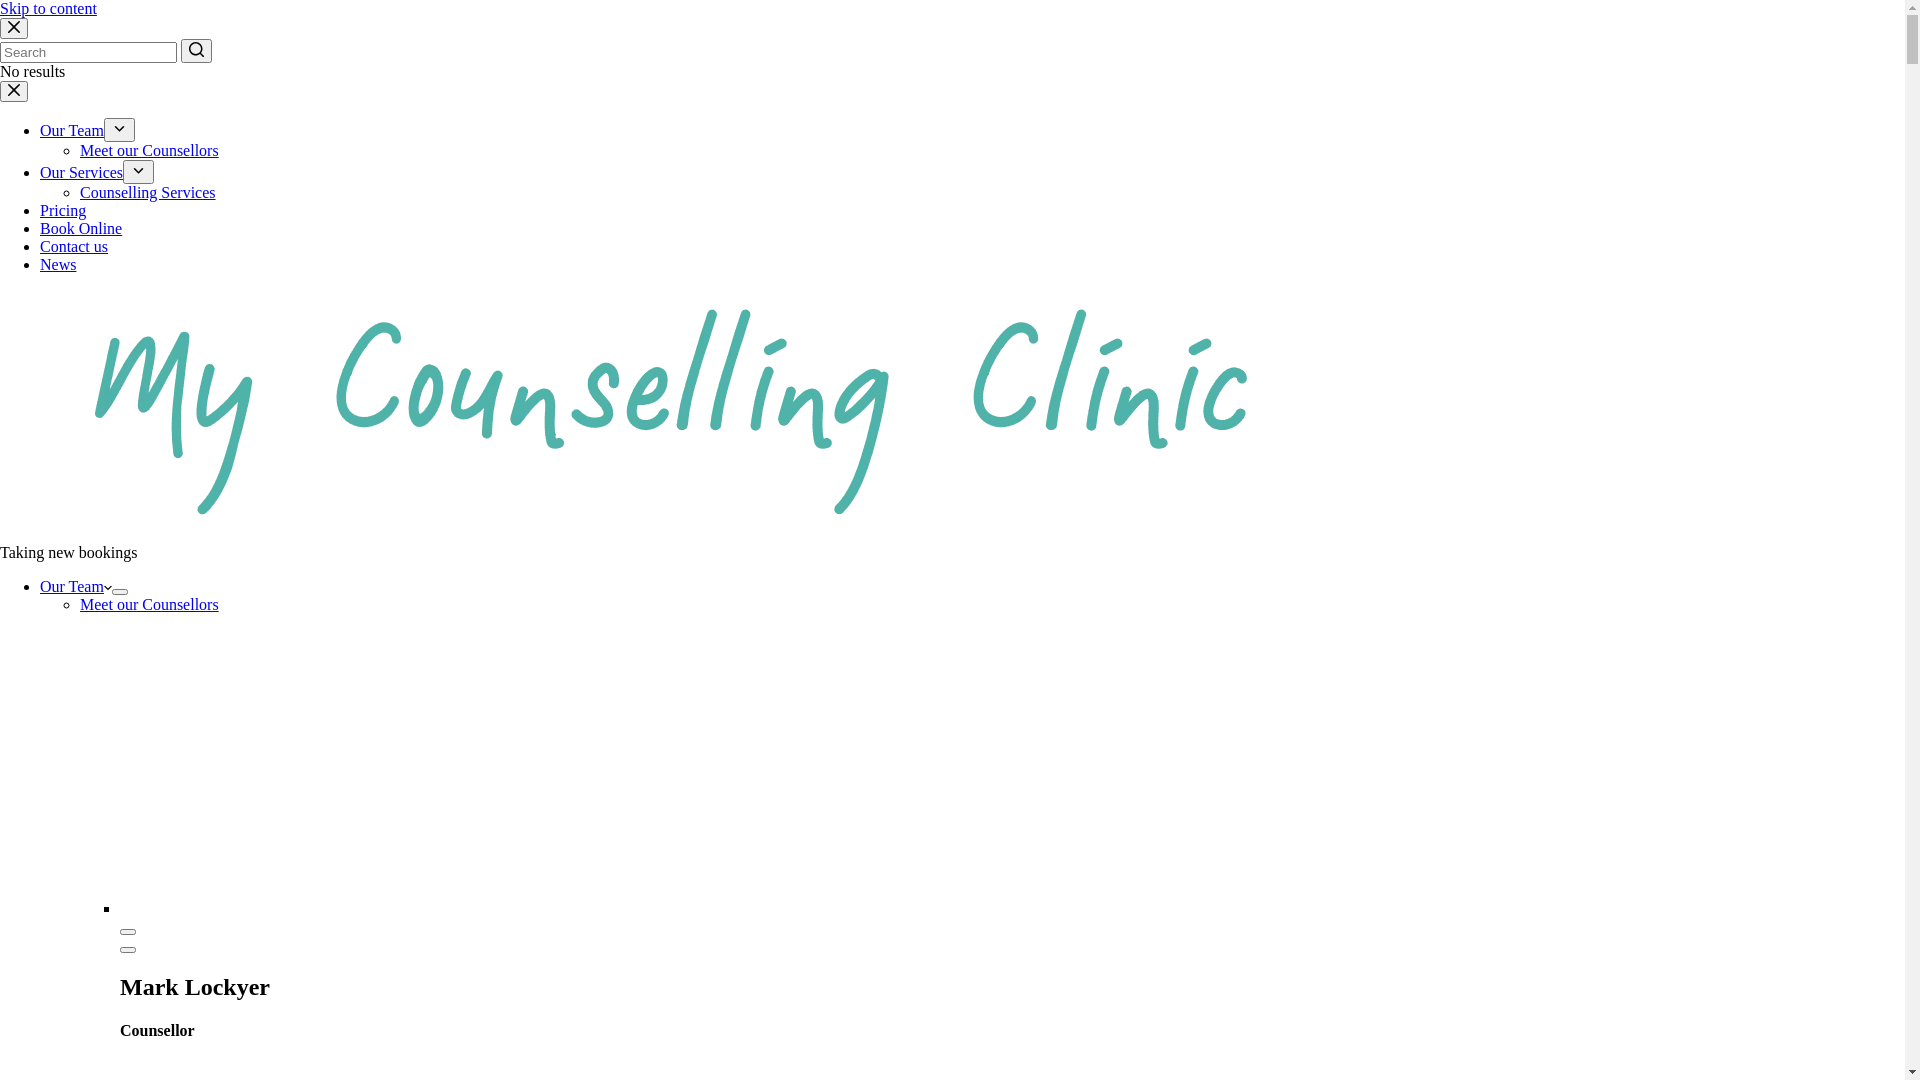 The height and width of the screenshot is (1080, 1920). Describe the element at coordinates (147, 192) in the screenshot. I see `'Counselling Services'` at that location.